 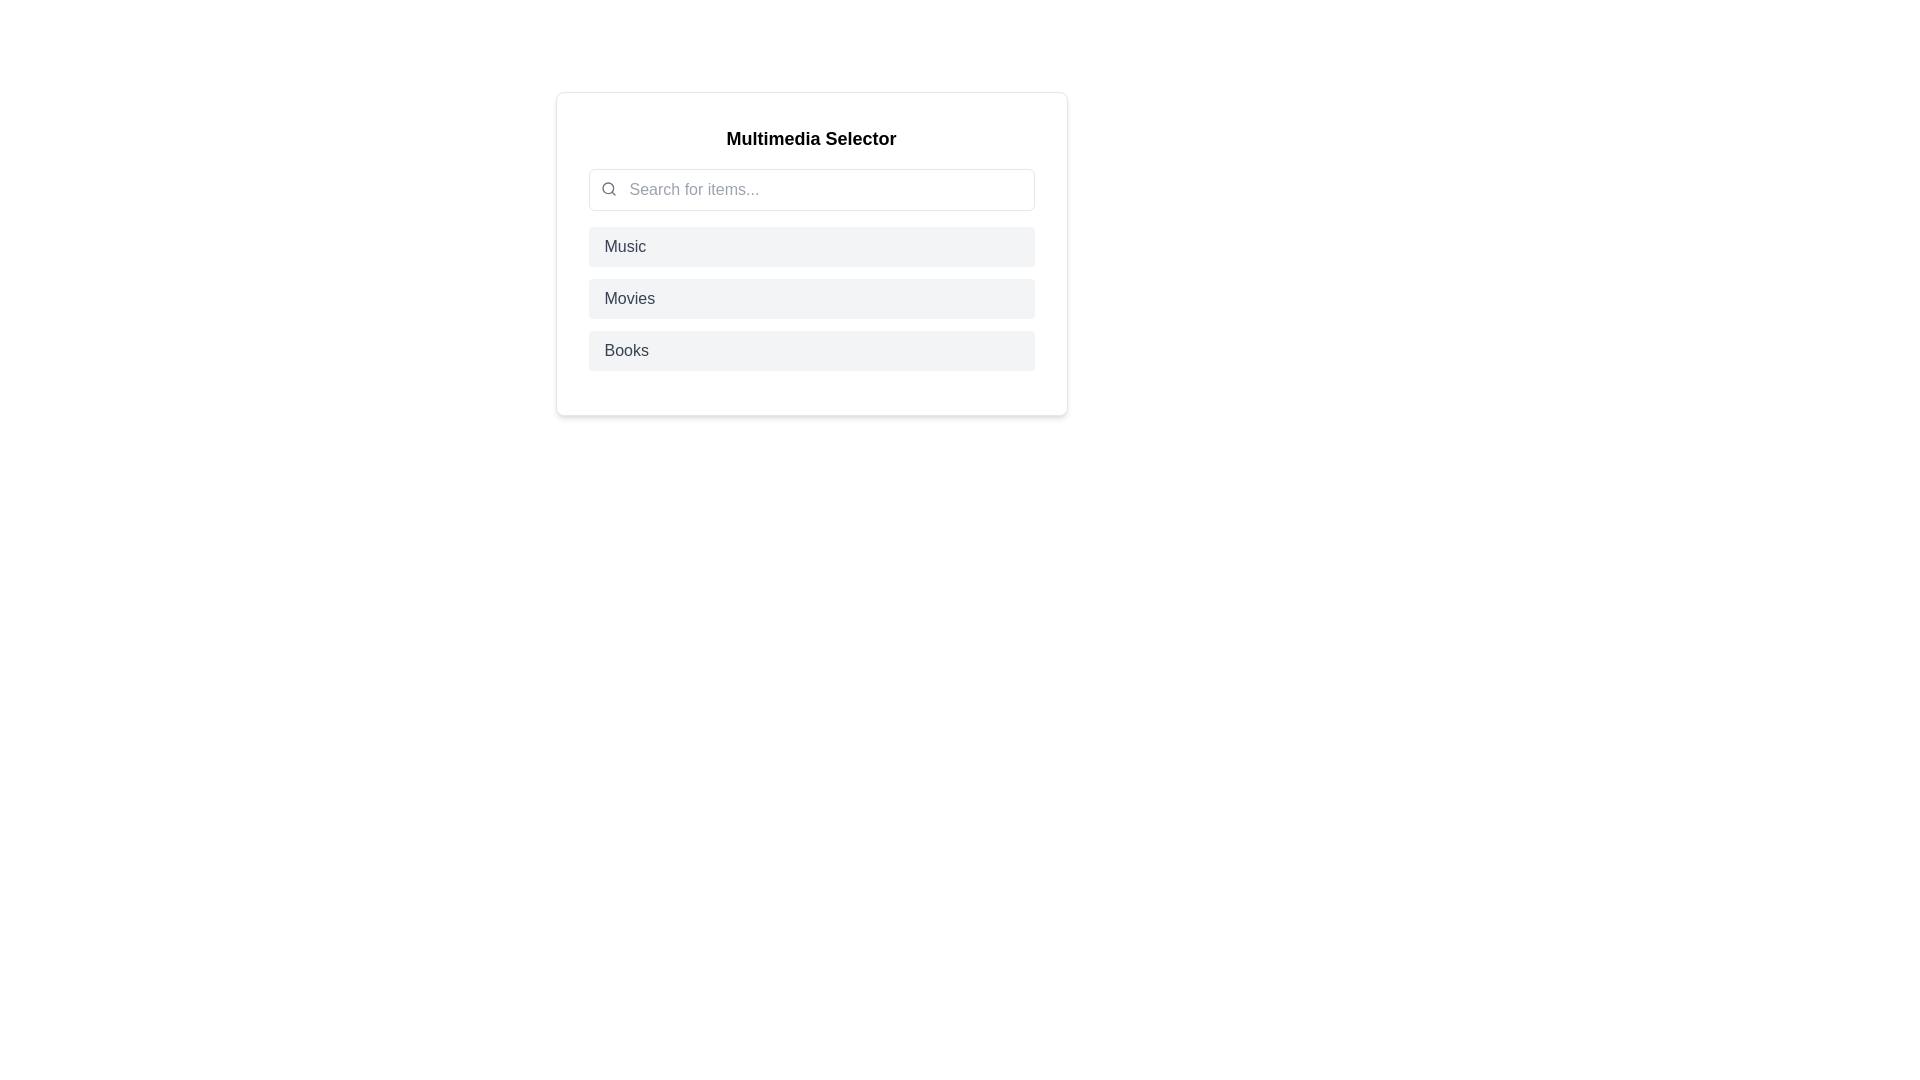 What do you see at coordinates (606, 188) in the screenshot?
I see `the central part of the magnifying glass icon represented by a circle inside an SVG, which is located near the top-left corner of the input field for search queries` at bounding box center [606, 188].